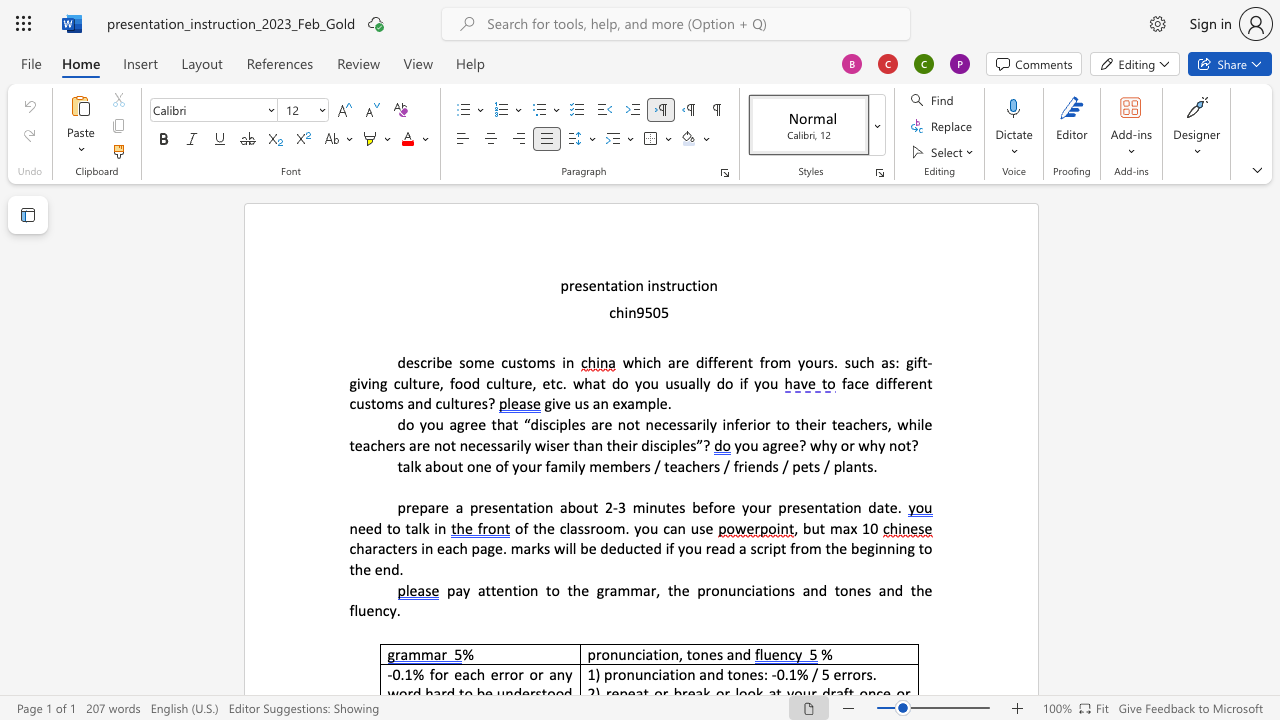 This screenshot has width=1280, height=720. What do you see at coordinates (846, 465) in the screenshot?
I see `the space between the continuous character "l" and "a" in the text` at bounding box center [846, 465].